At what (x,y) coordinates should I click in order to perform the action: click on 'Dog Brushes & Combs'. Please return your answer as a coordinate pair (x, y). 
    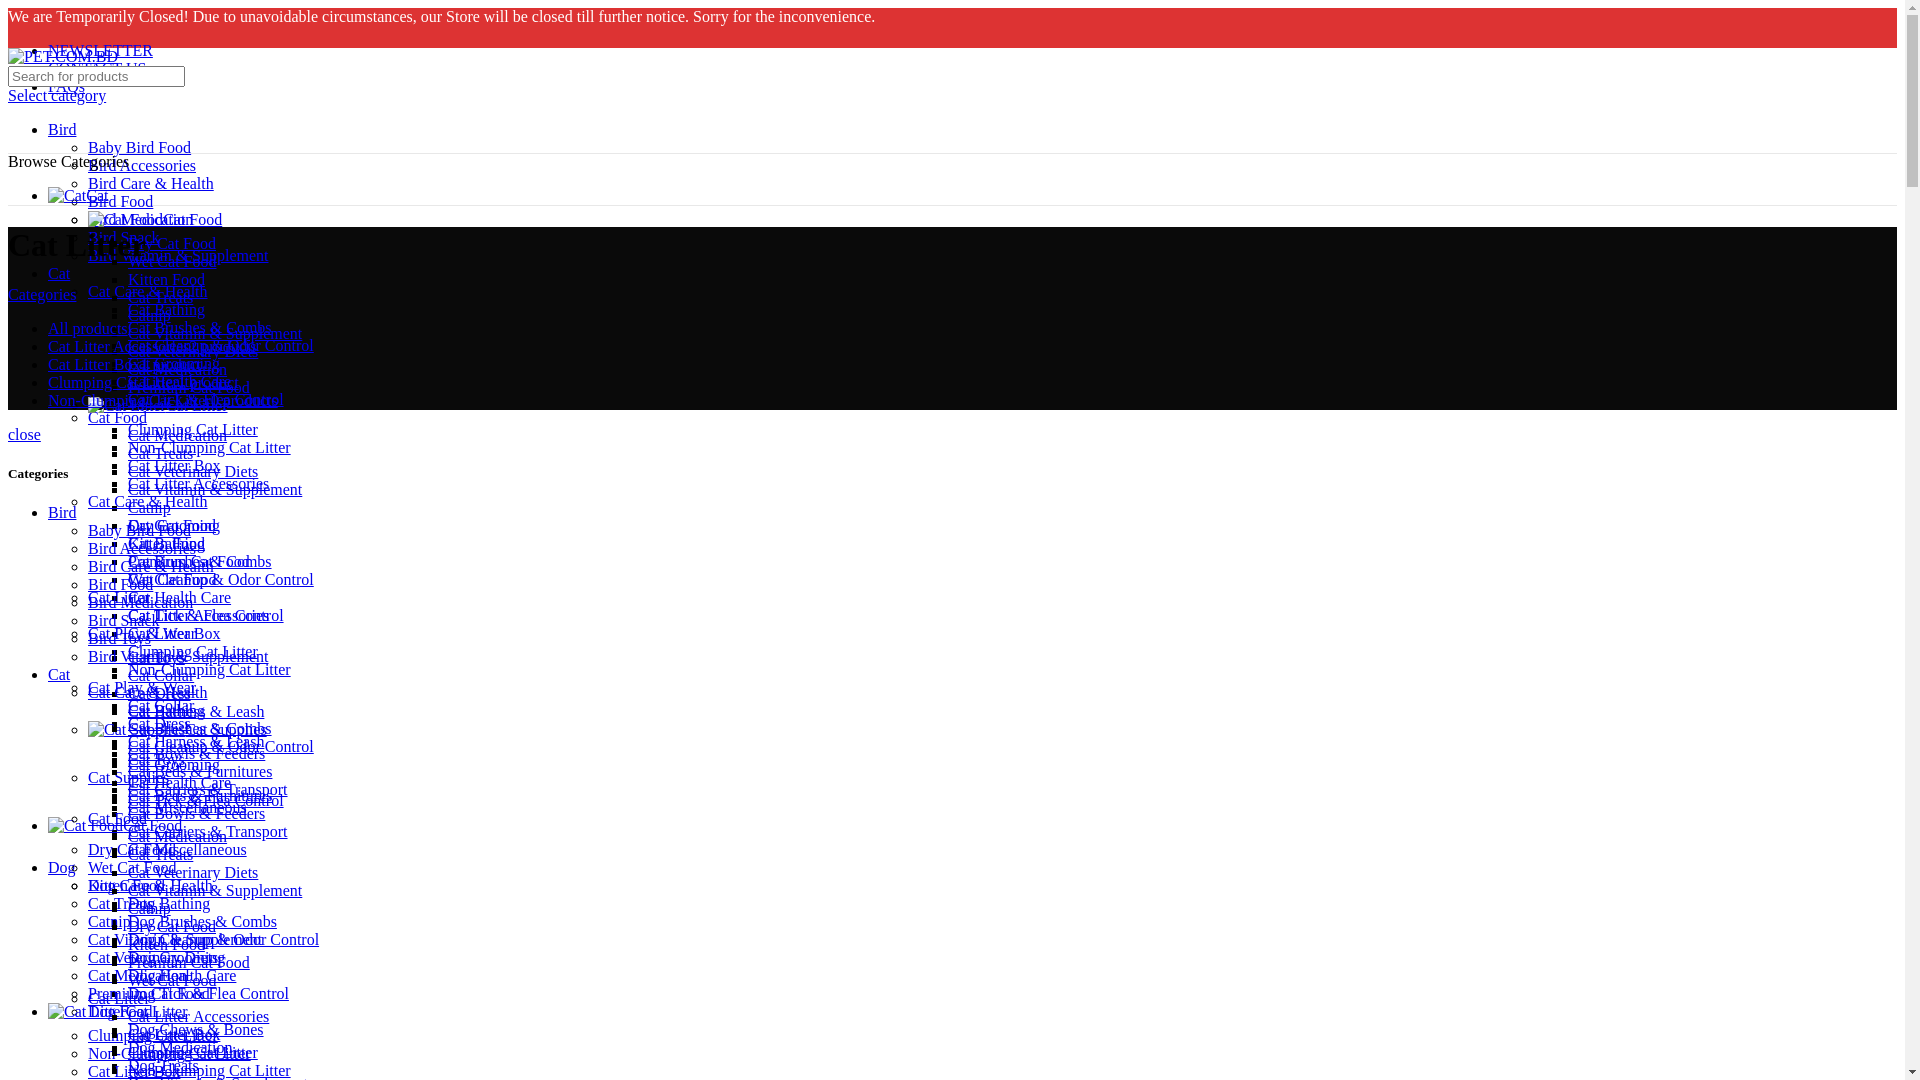
    Looking at the image, I should click on (127, 921).